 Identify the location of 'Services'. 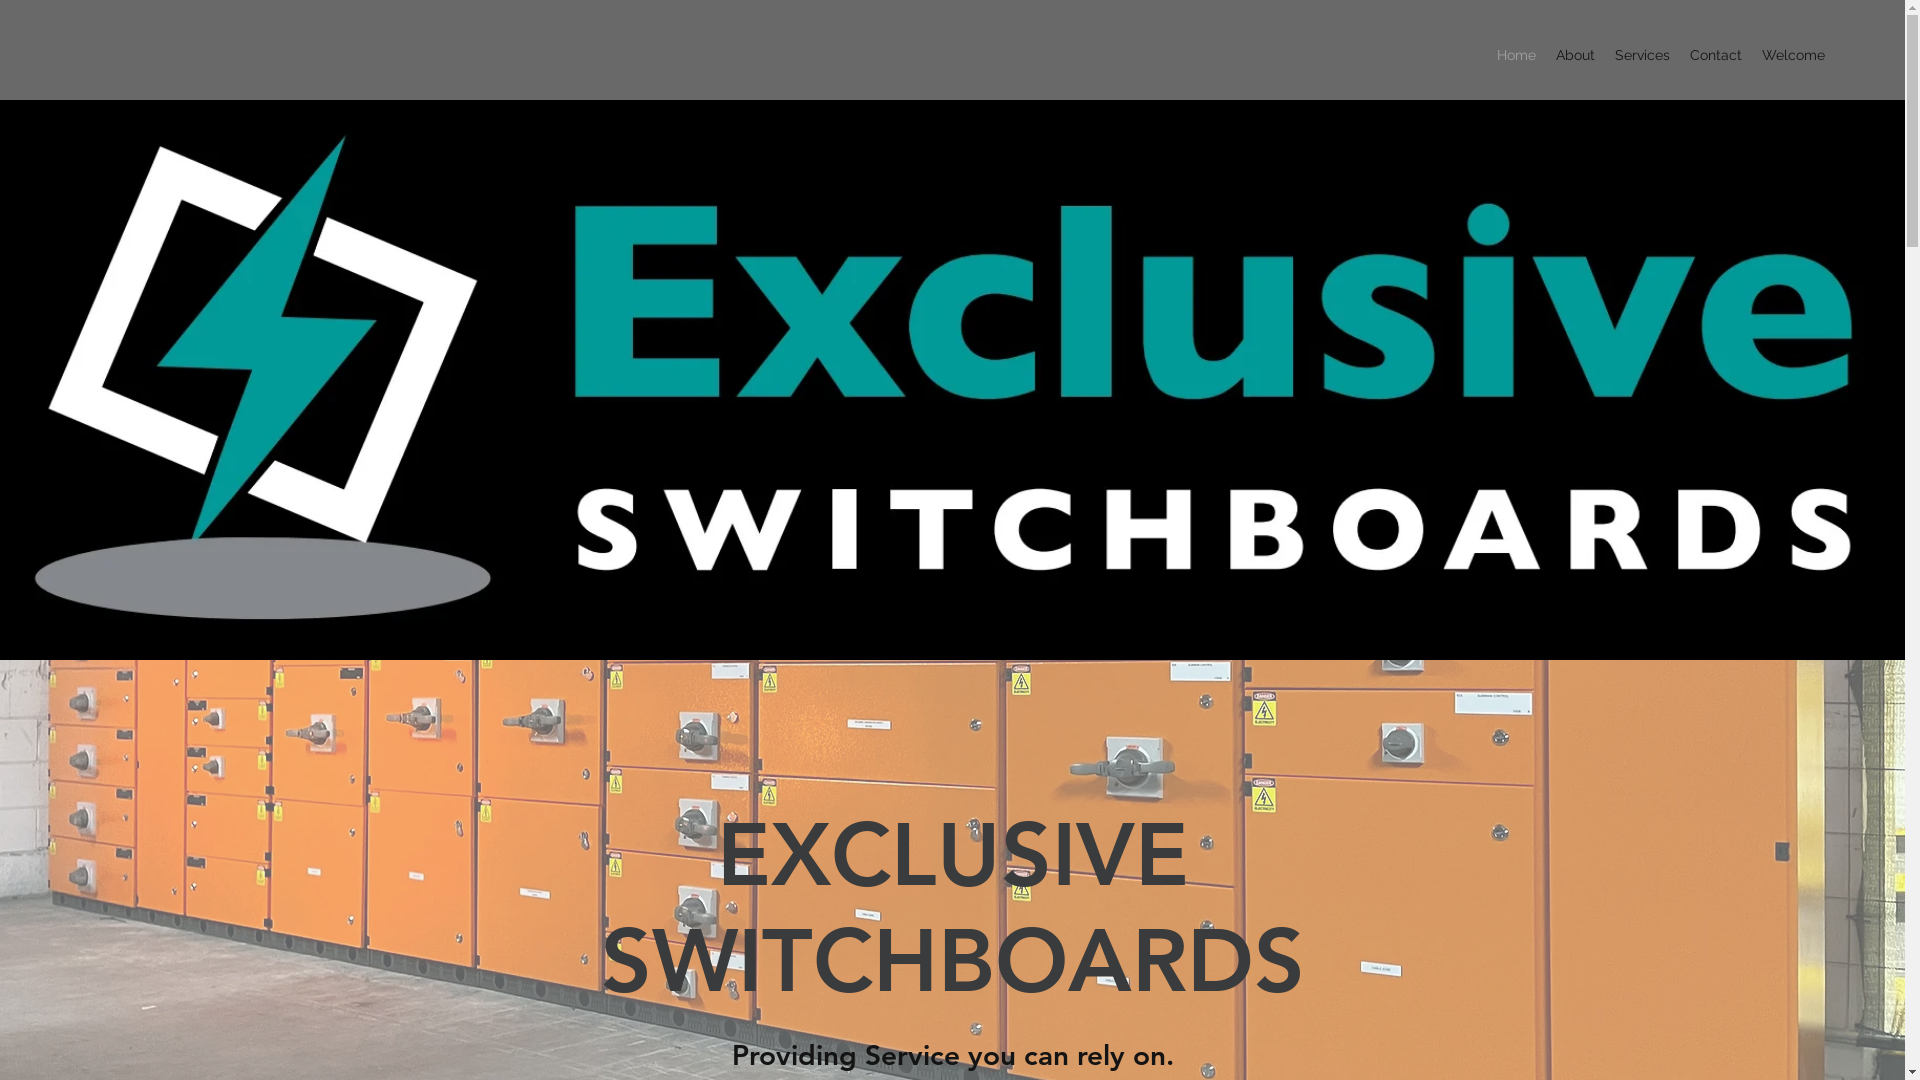
(1642, 53).